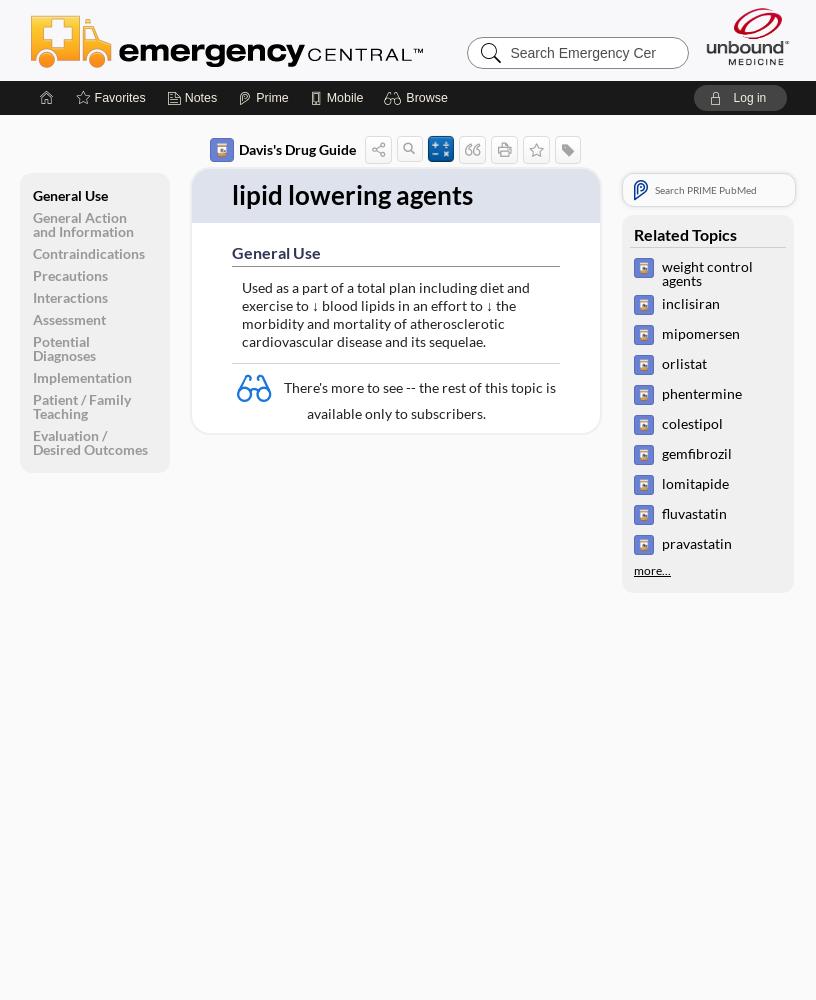 The height and width of the screenshot is (1000, 816). I want to click on 'There's more to see -- the rest of this topic is available only to subscribers.', so click(418, 399).